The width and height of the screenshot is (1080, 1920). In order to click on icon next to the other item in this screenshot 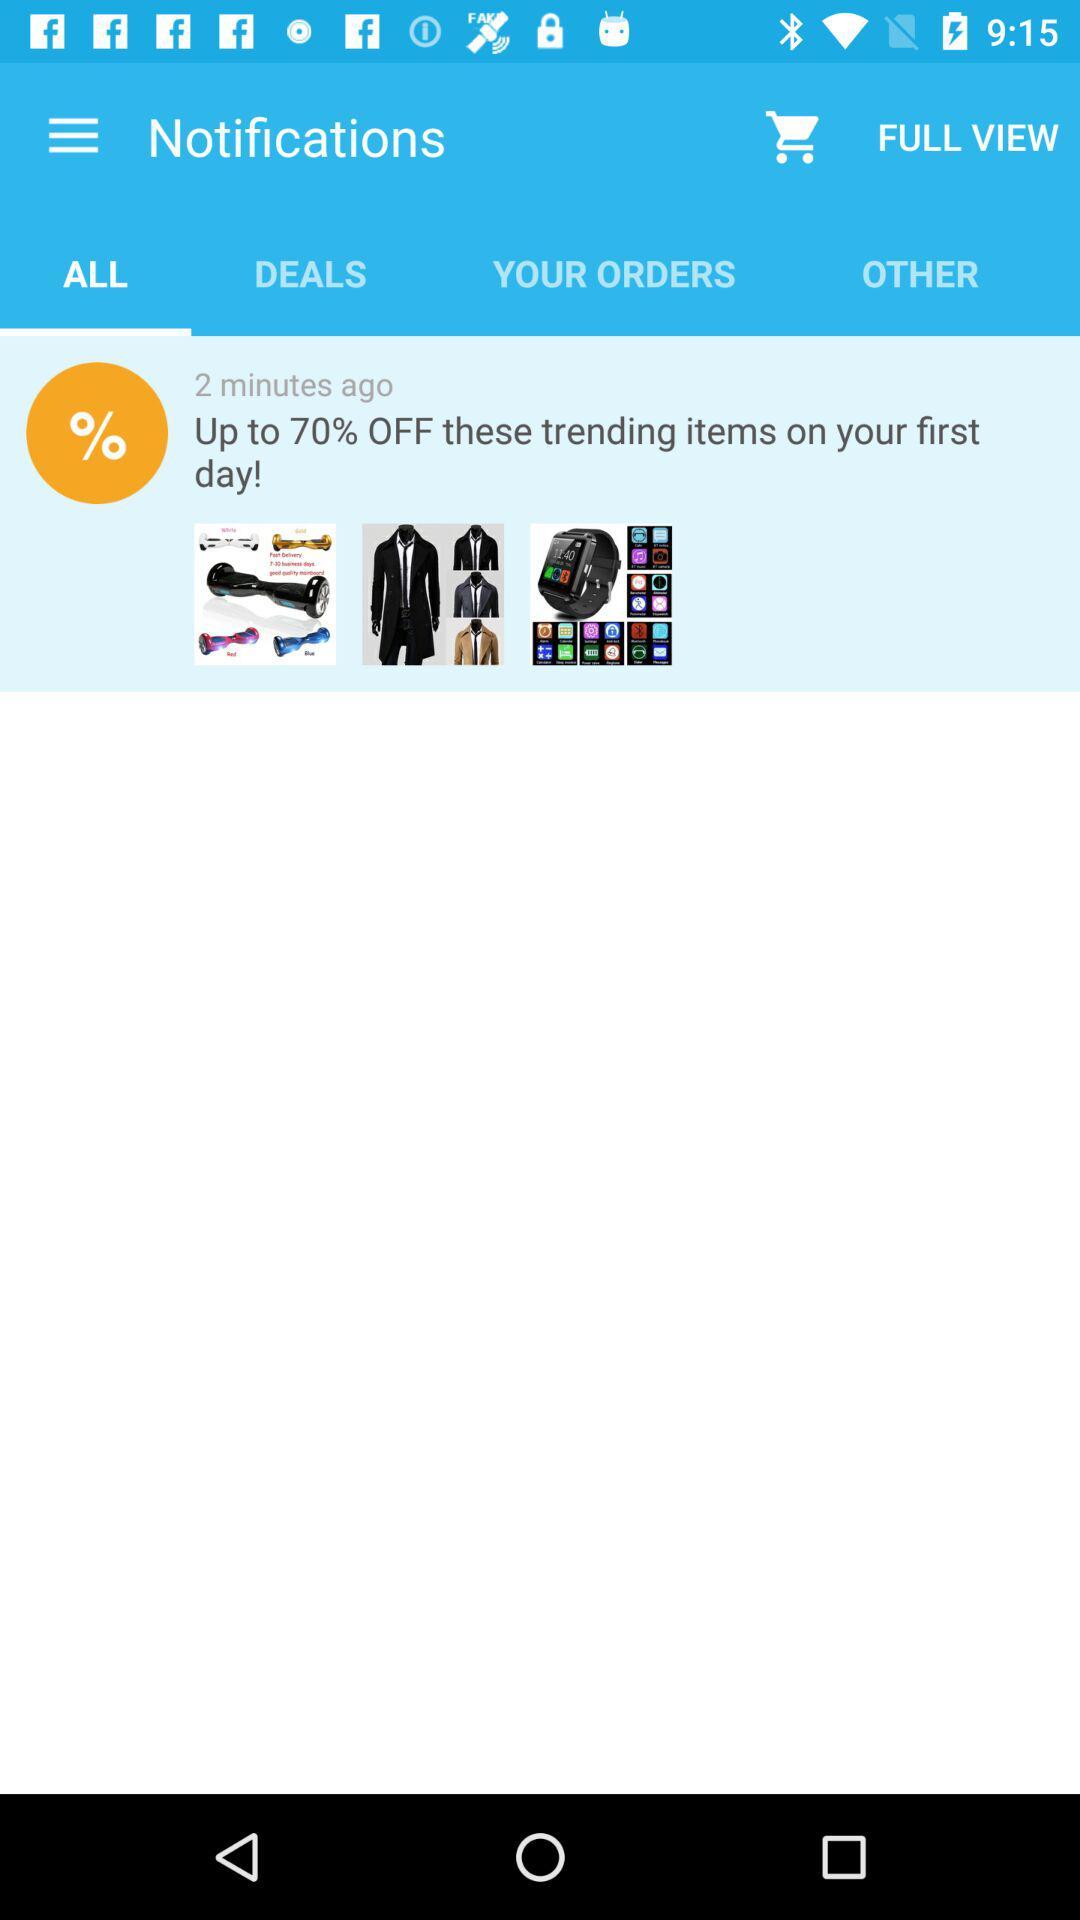, I will do `click(613, 272)`.